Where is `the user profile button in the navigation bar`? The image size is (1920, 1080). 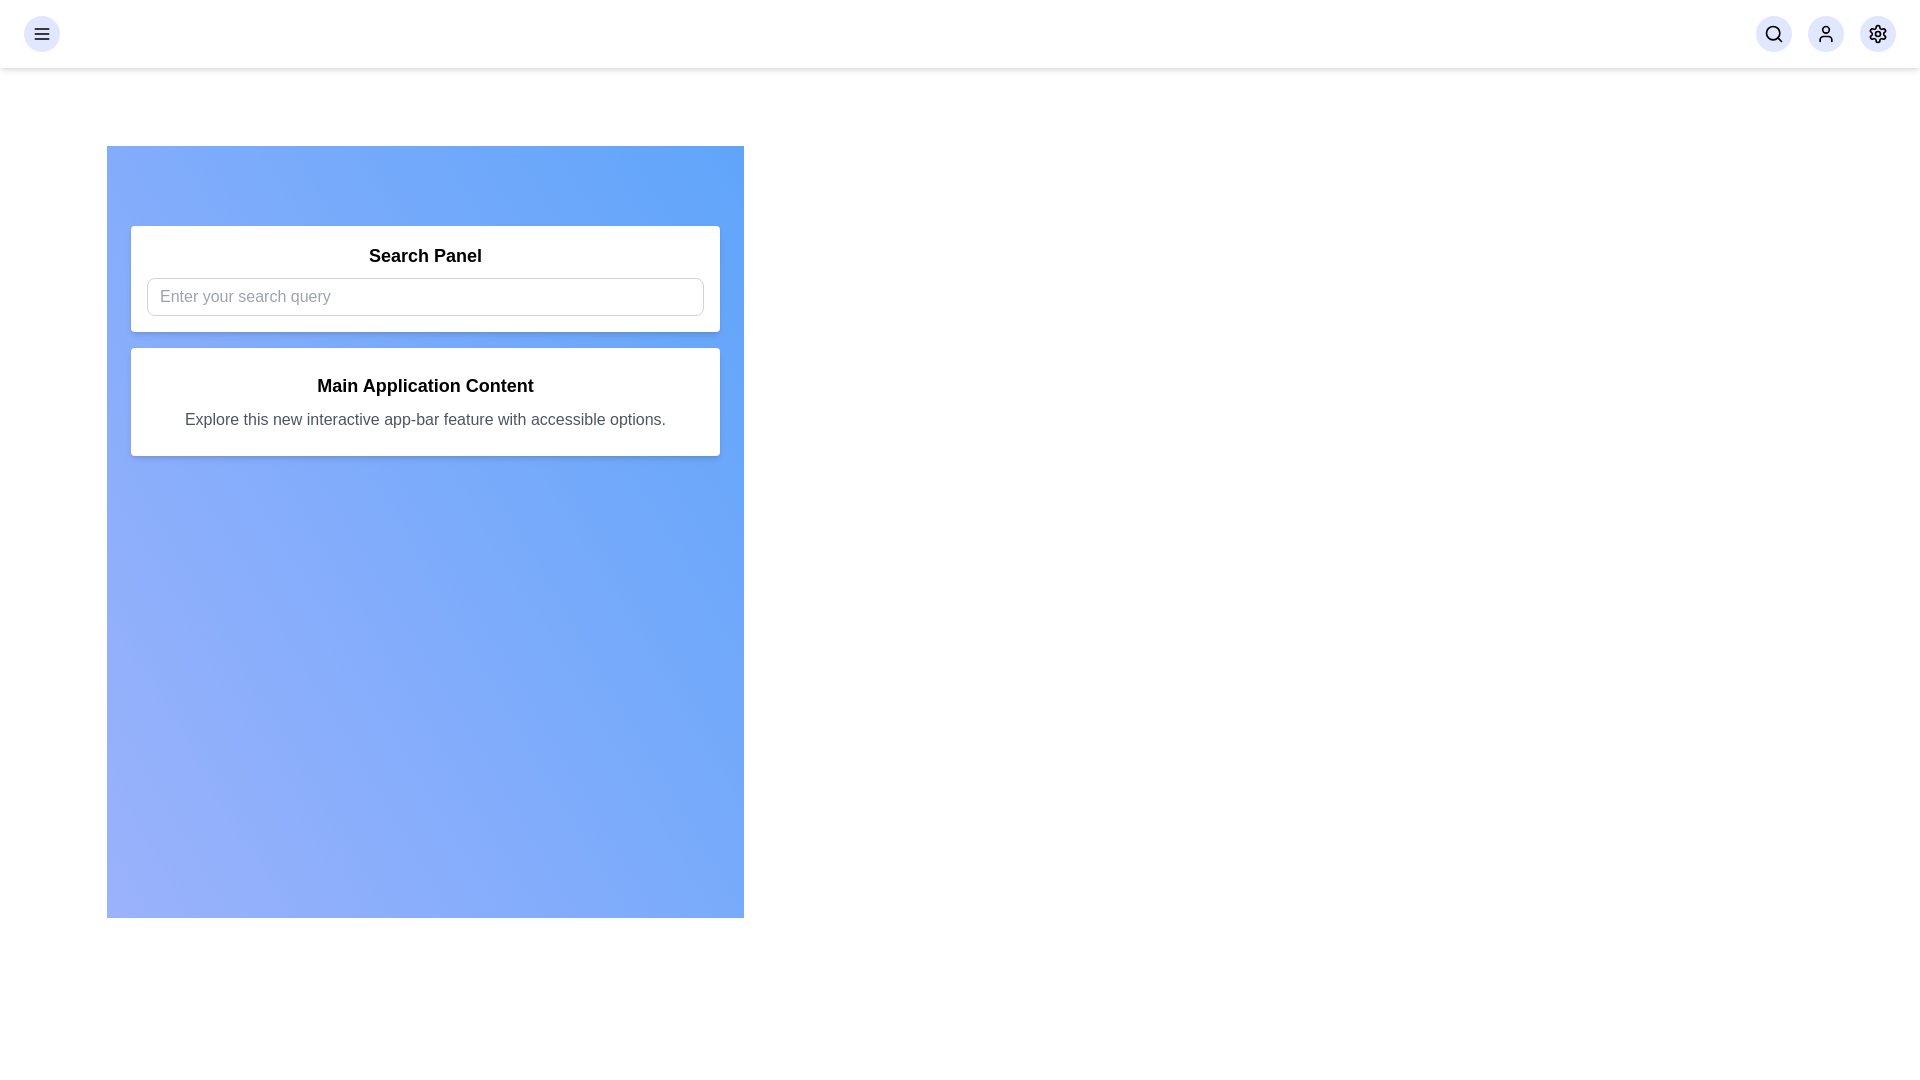
the user profile button in the navigation bar is located at coordinates (1825, 34).